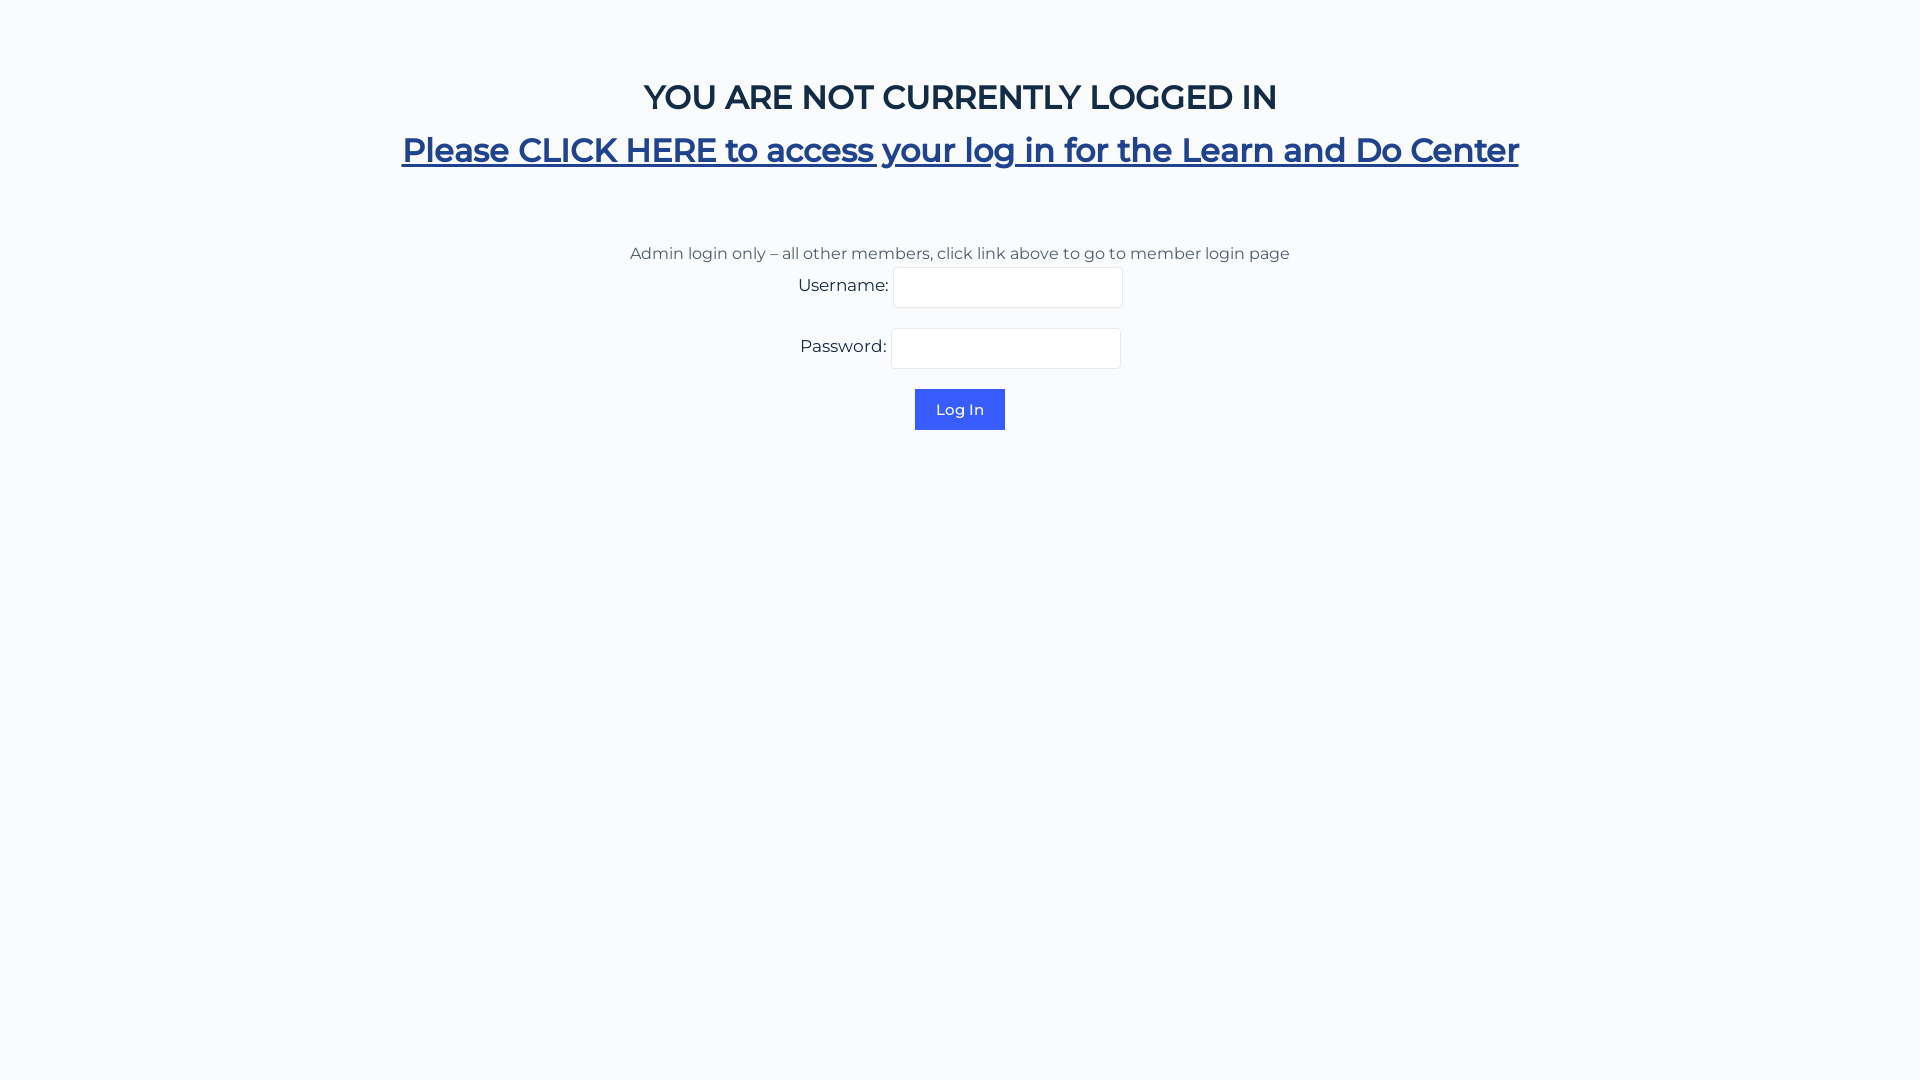  I want to click on 'Log In', so click(960, 408).